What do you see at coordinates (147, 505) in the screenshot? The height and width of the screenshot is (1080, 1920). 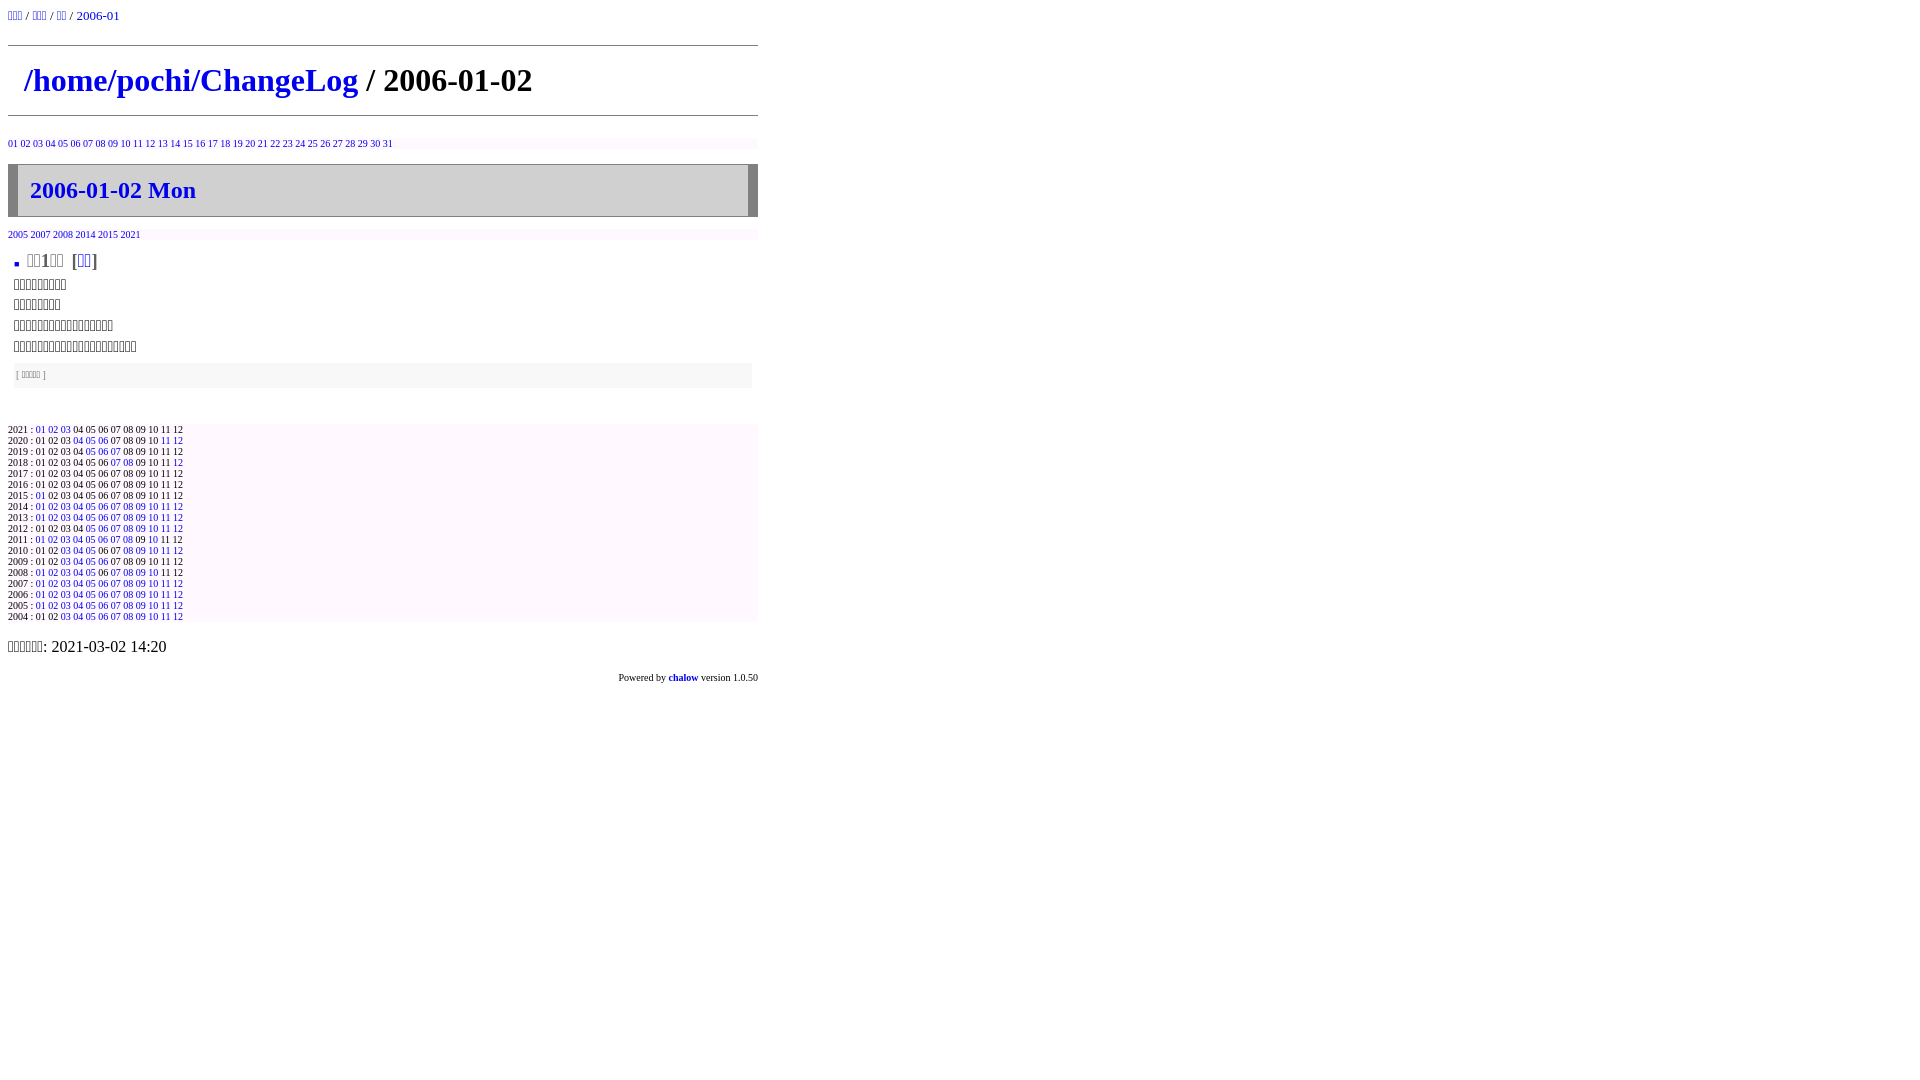 I see `'10'` at bounding box center [147, 505].